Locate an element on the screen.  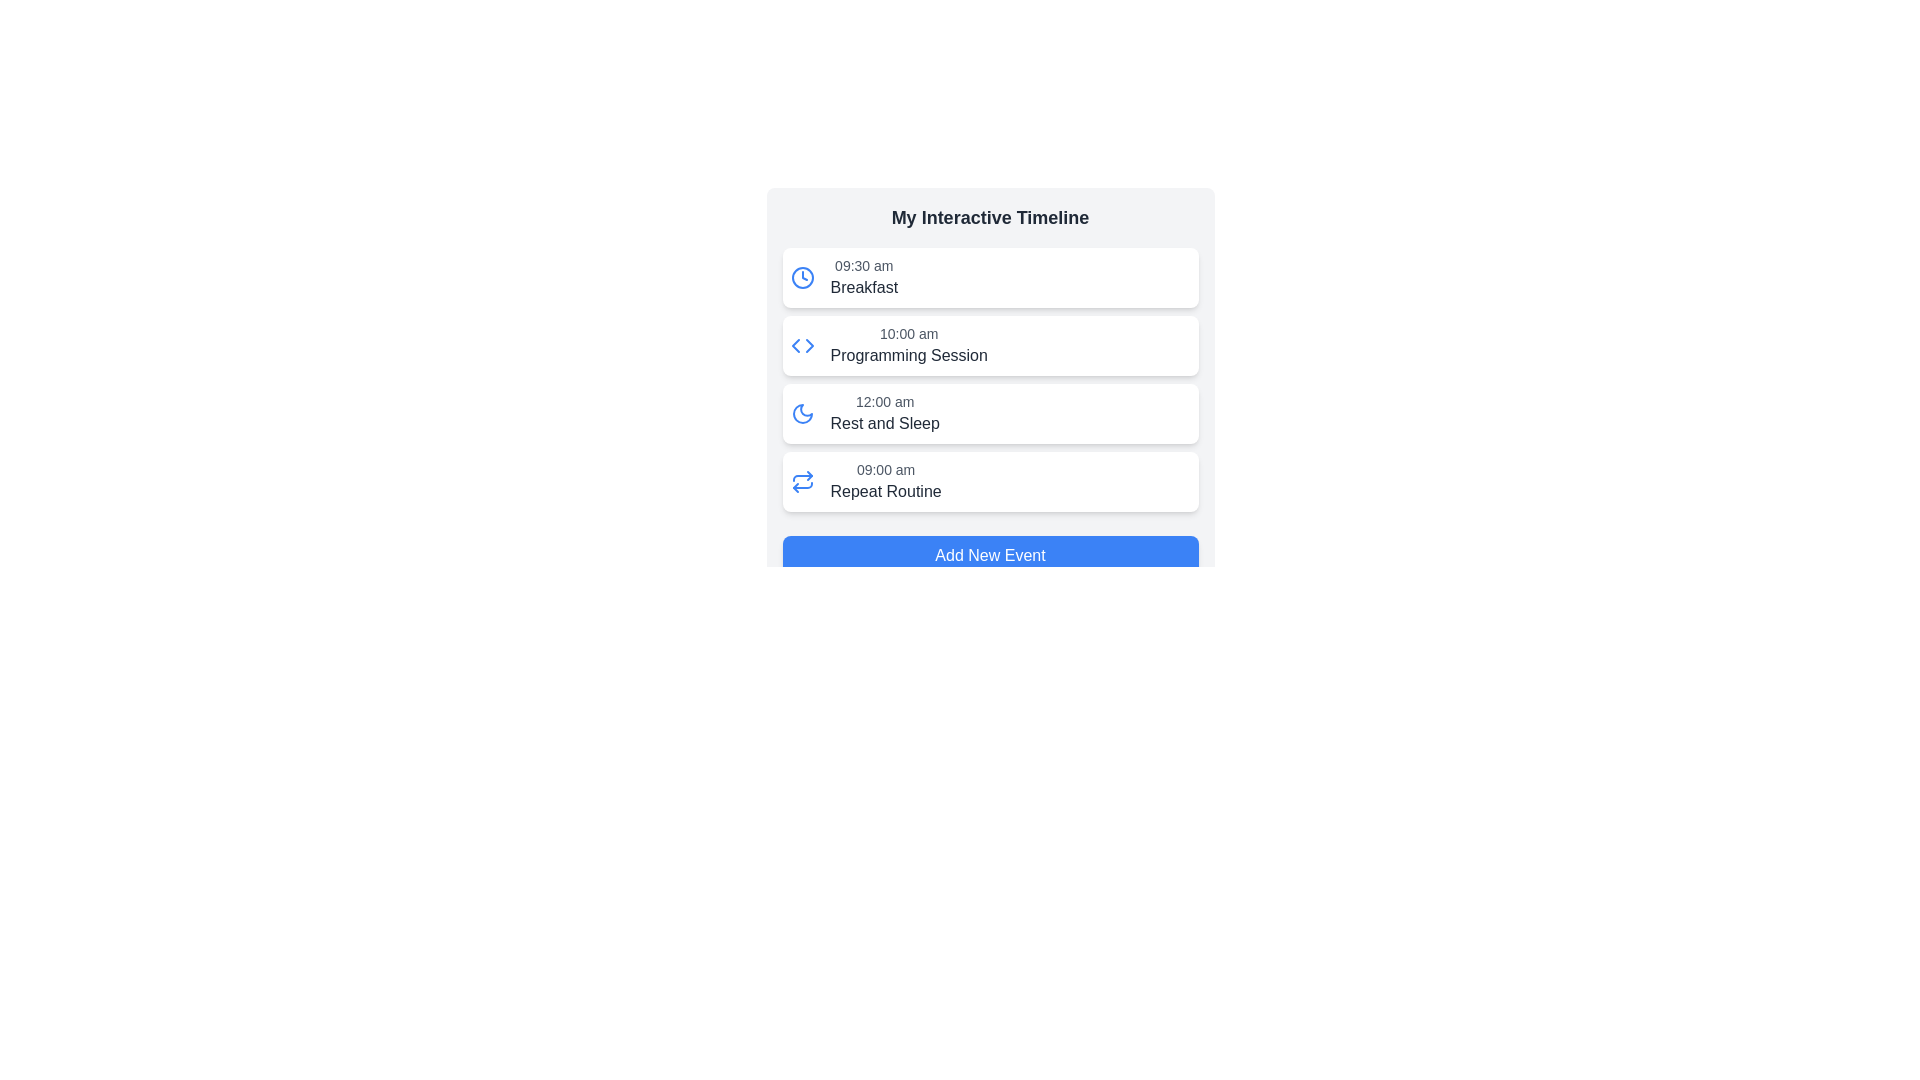
the static text label that denotes a scheduled activity occurring at 10:00 am, positioned below '10:00 am' in the event list timeline is located at coordinates (908, 354).